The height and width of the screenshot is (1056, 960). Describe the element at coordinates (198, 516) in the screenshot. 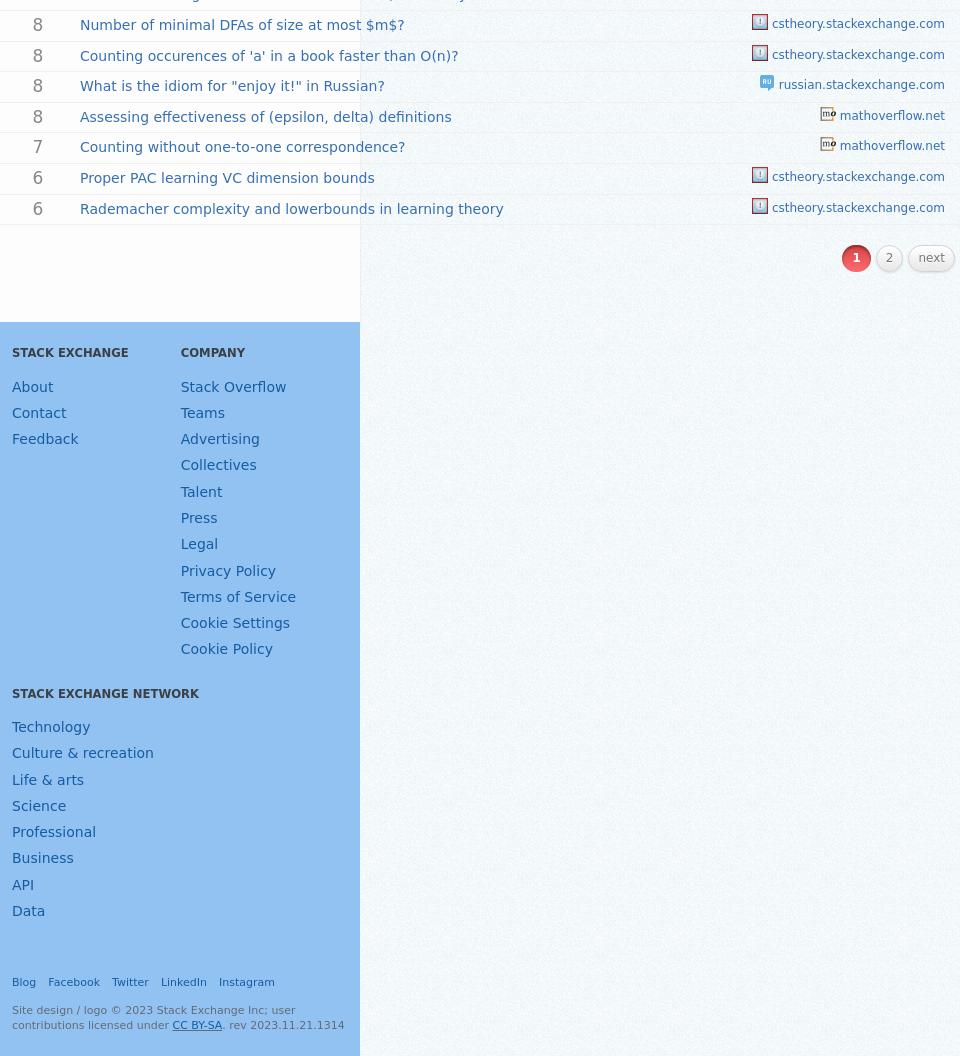

I see `'Press'` at that location.